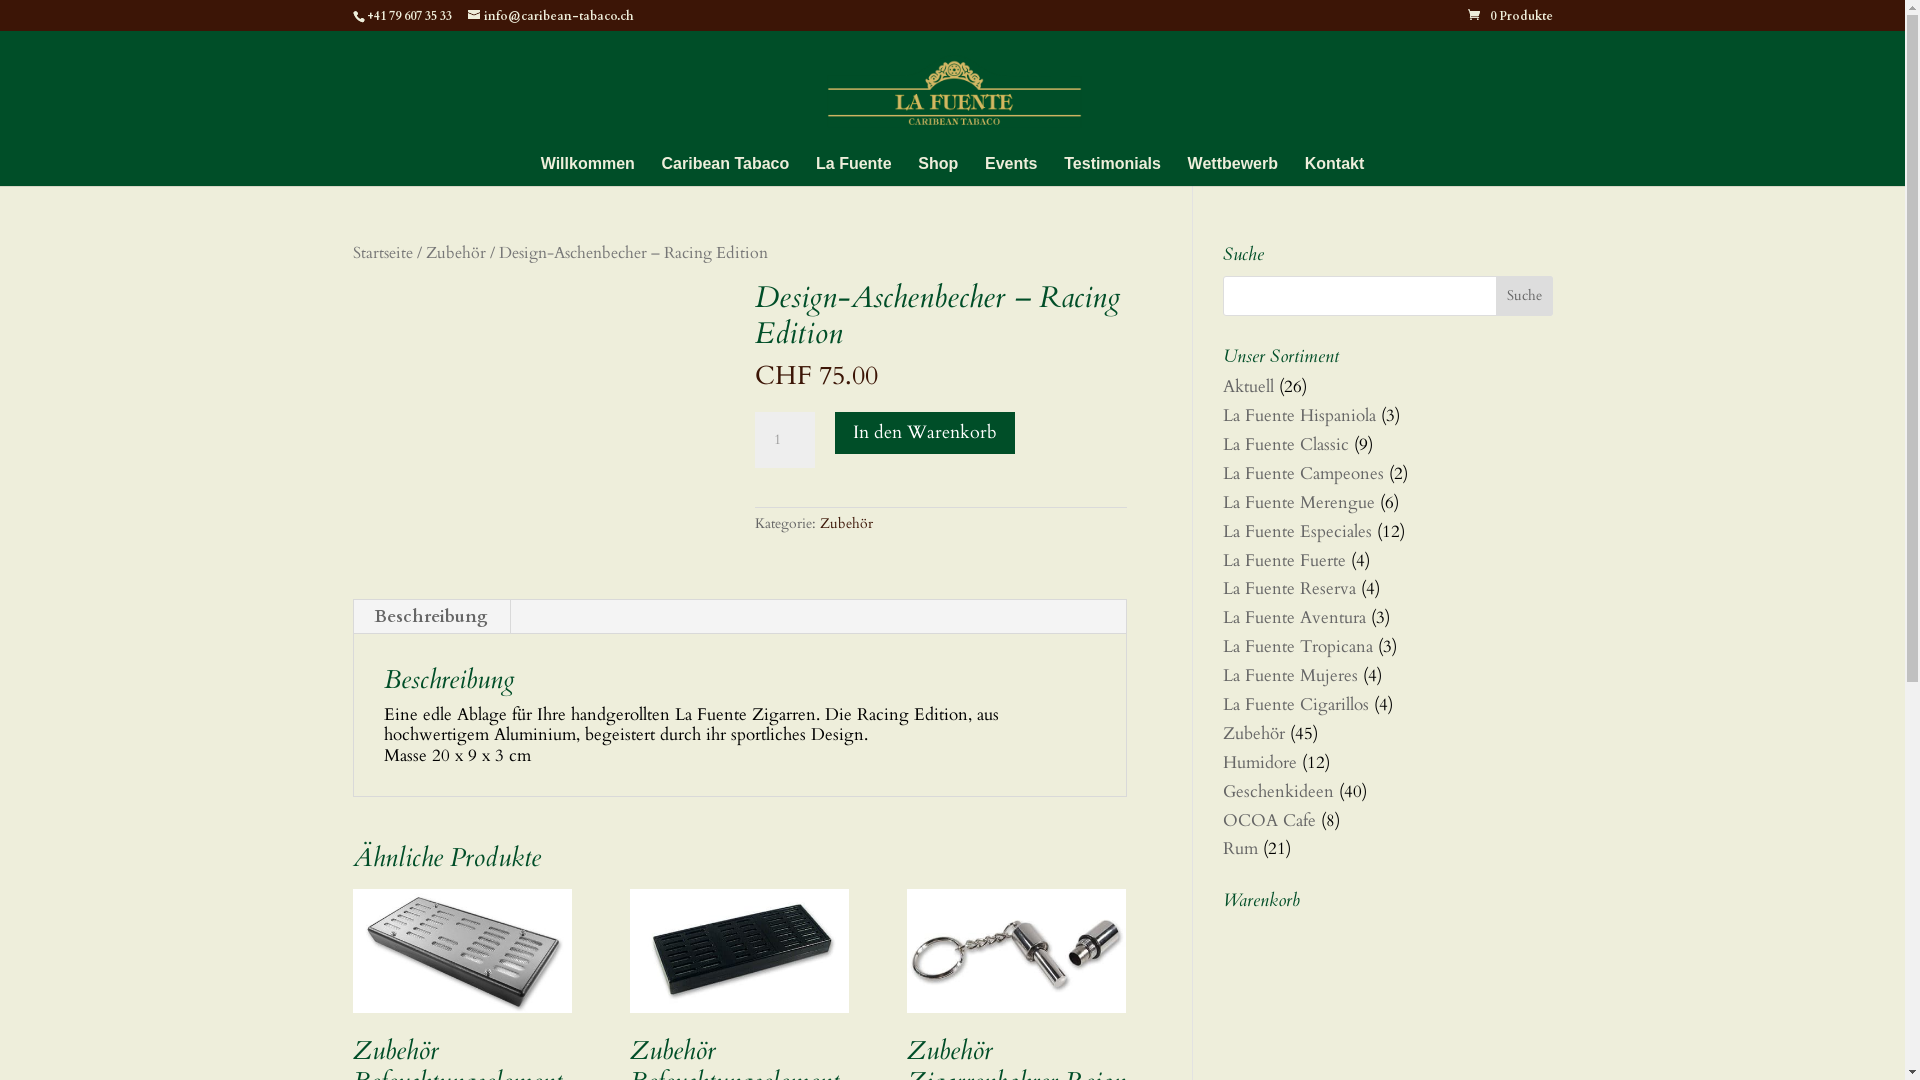 Image resolution: width=1920 pixels, height=1080 pixels. Describe the element at coordinates (430, 616) in the screenshot. I see `'Beschreibung'` at that location.